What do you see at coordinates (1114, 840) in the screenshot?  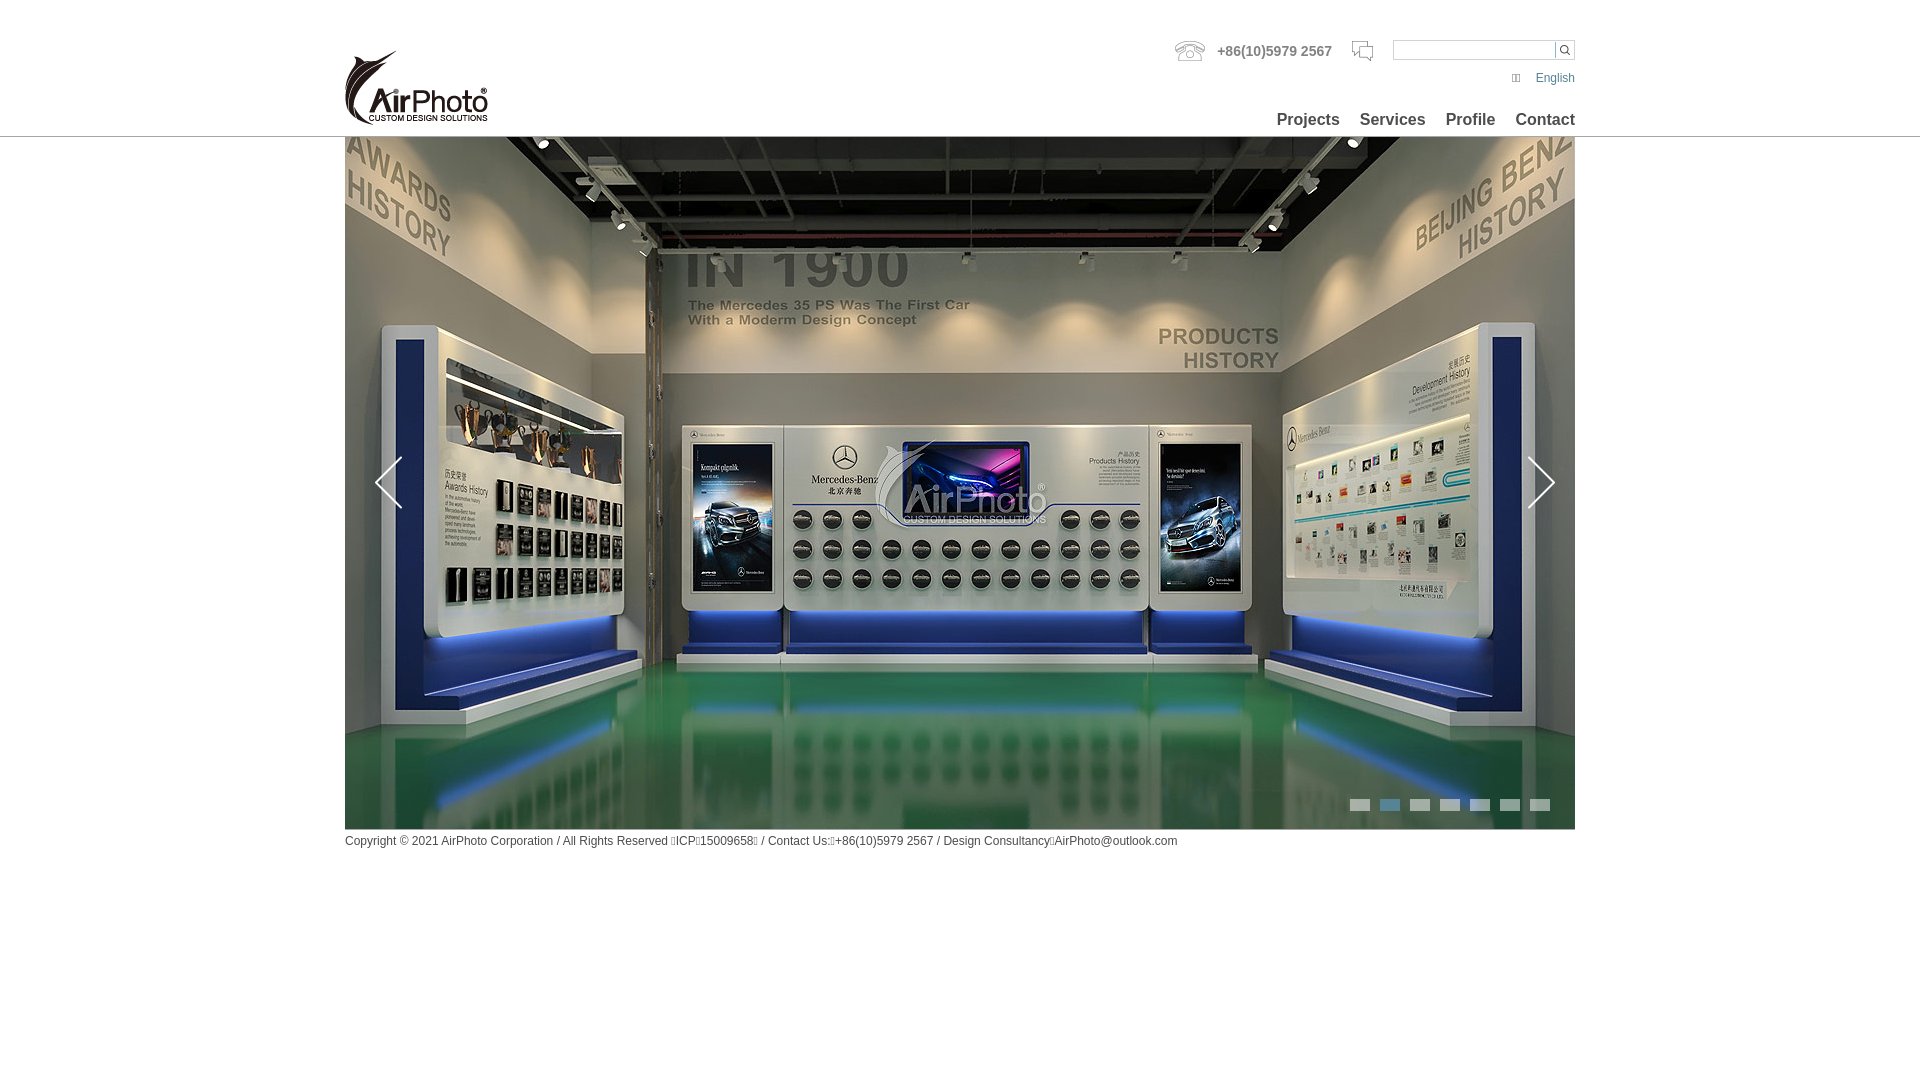 I see `'AirPhoto@outlook.com'` at bounding box center [1114, 840].